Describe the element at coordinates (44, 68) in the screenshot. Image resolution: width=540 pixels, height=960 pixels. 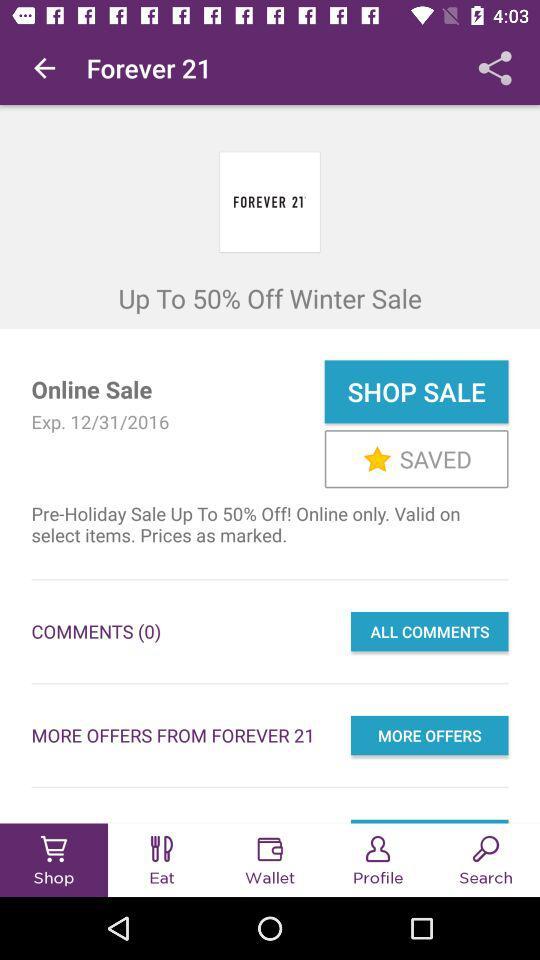
I see `icon above up to 50` at that location.